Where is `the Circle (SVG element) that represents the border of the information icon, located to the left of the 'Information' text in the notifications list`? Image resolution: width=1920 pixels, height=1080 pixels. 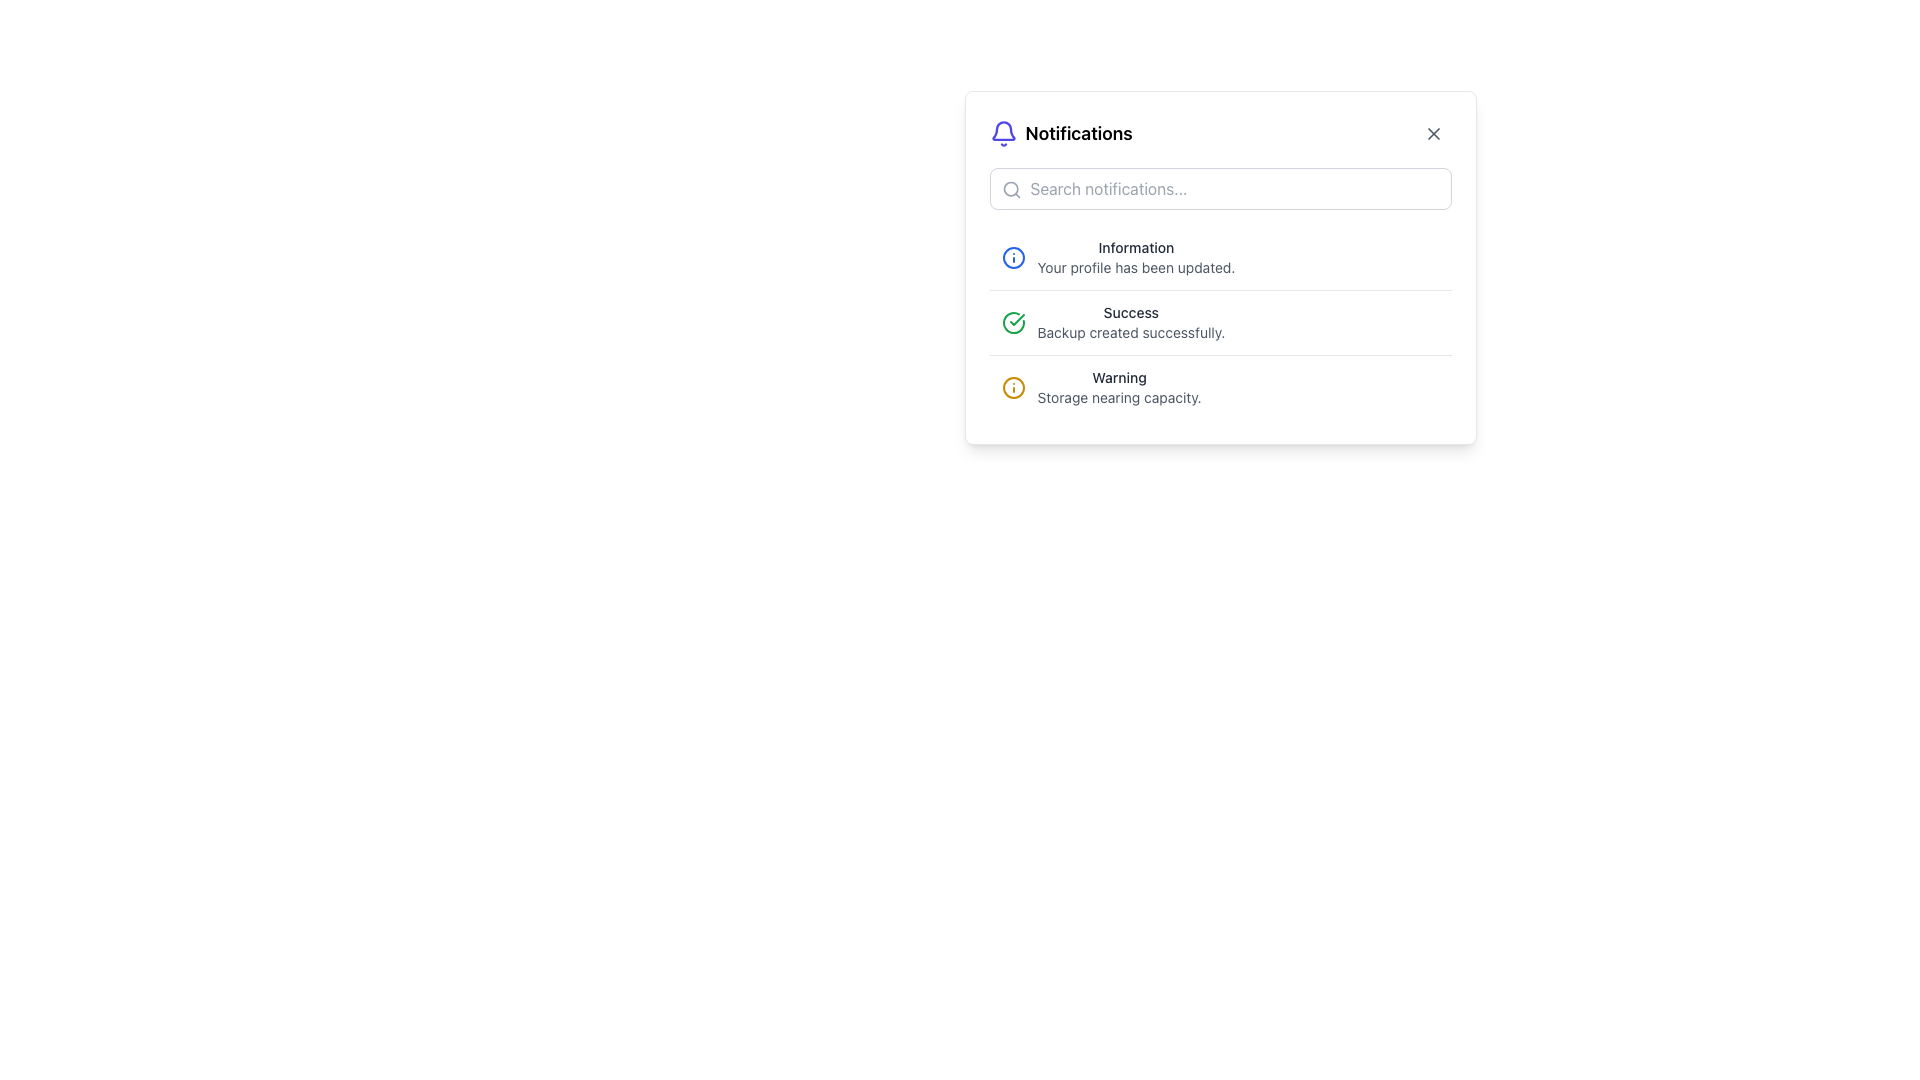 the Circle (SVG element) that represents the border of the information icon, located to the left of the 'Information' text in the notifications list is located at coordinates (1013, 257).